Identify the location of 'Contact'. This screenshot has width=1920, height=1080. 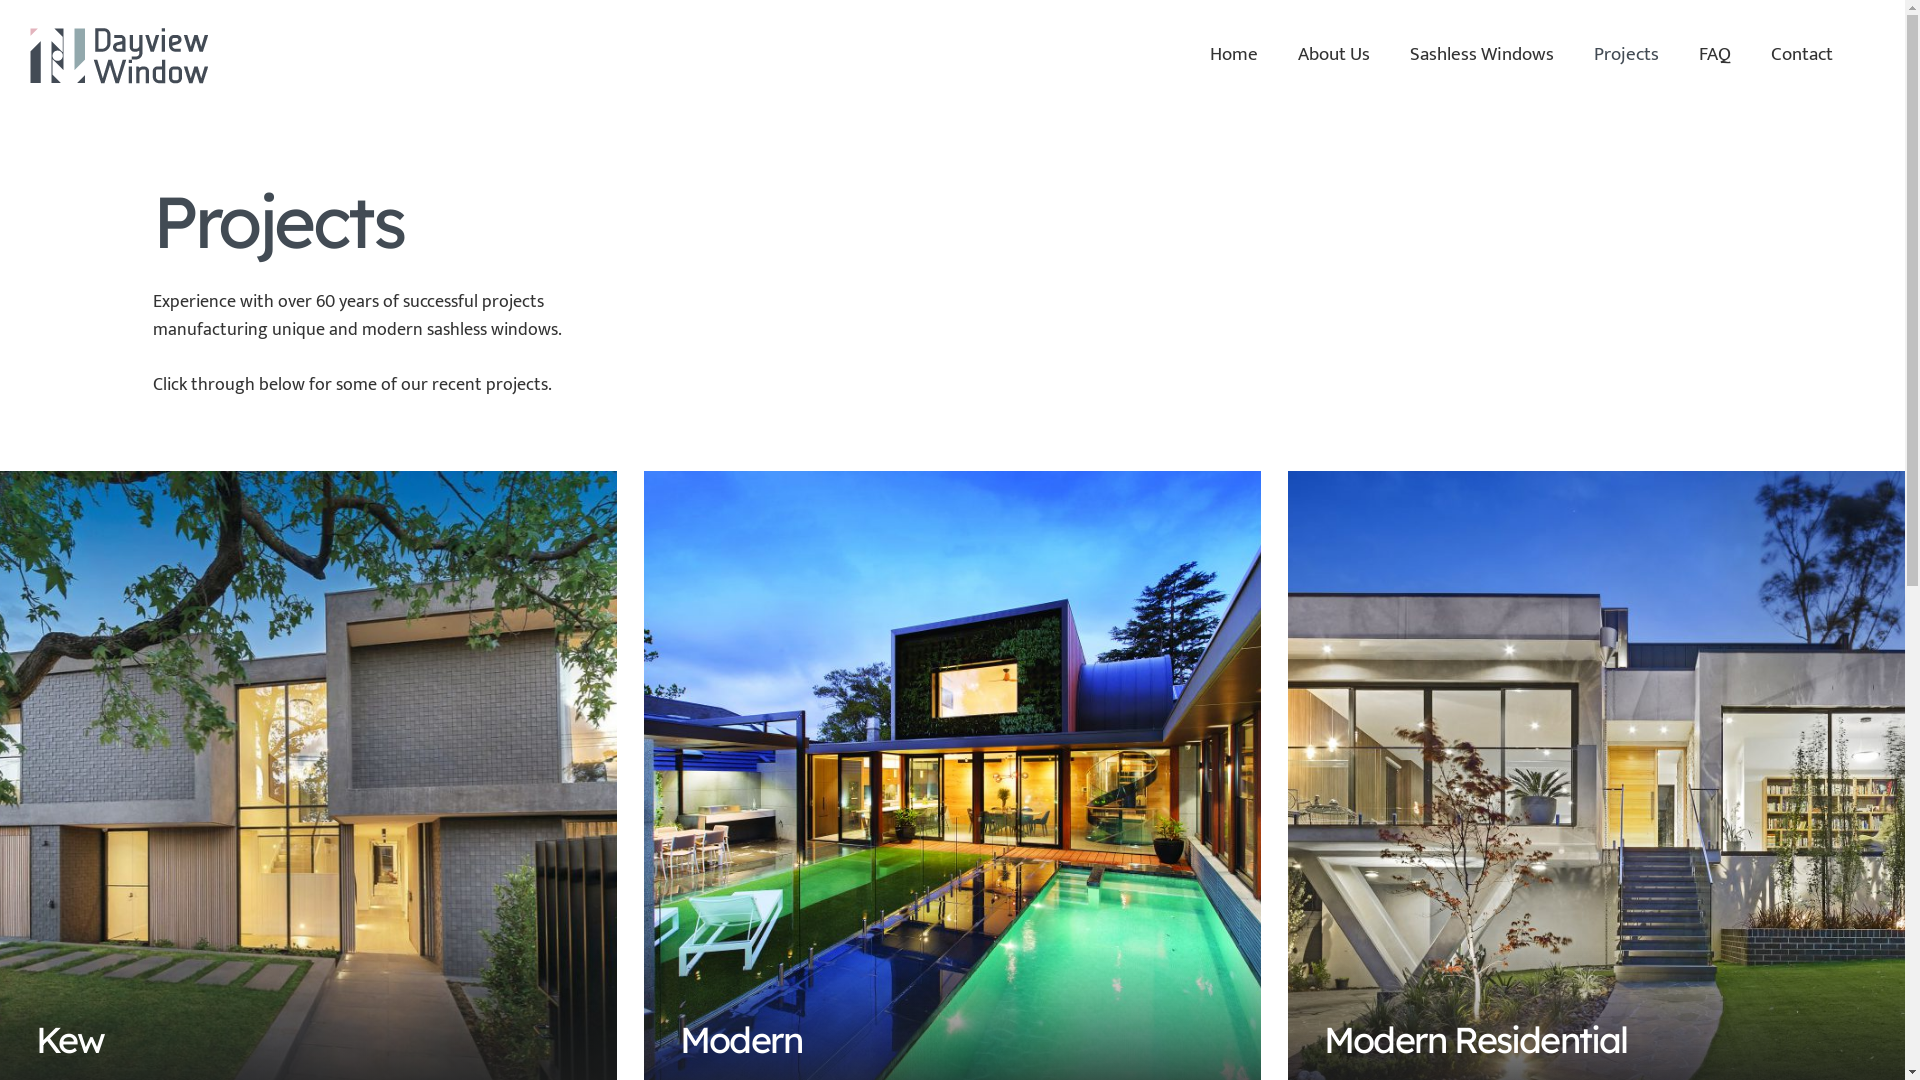
(1801, 53).